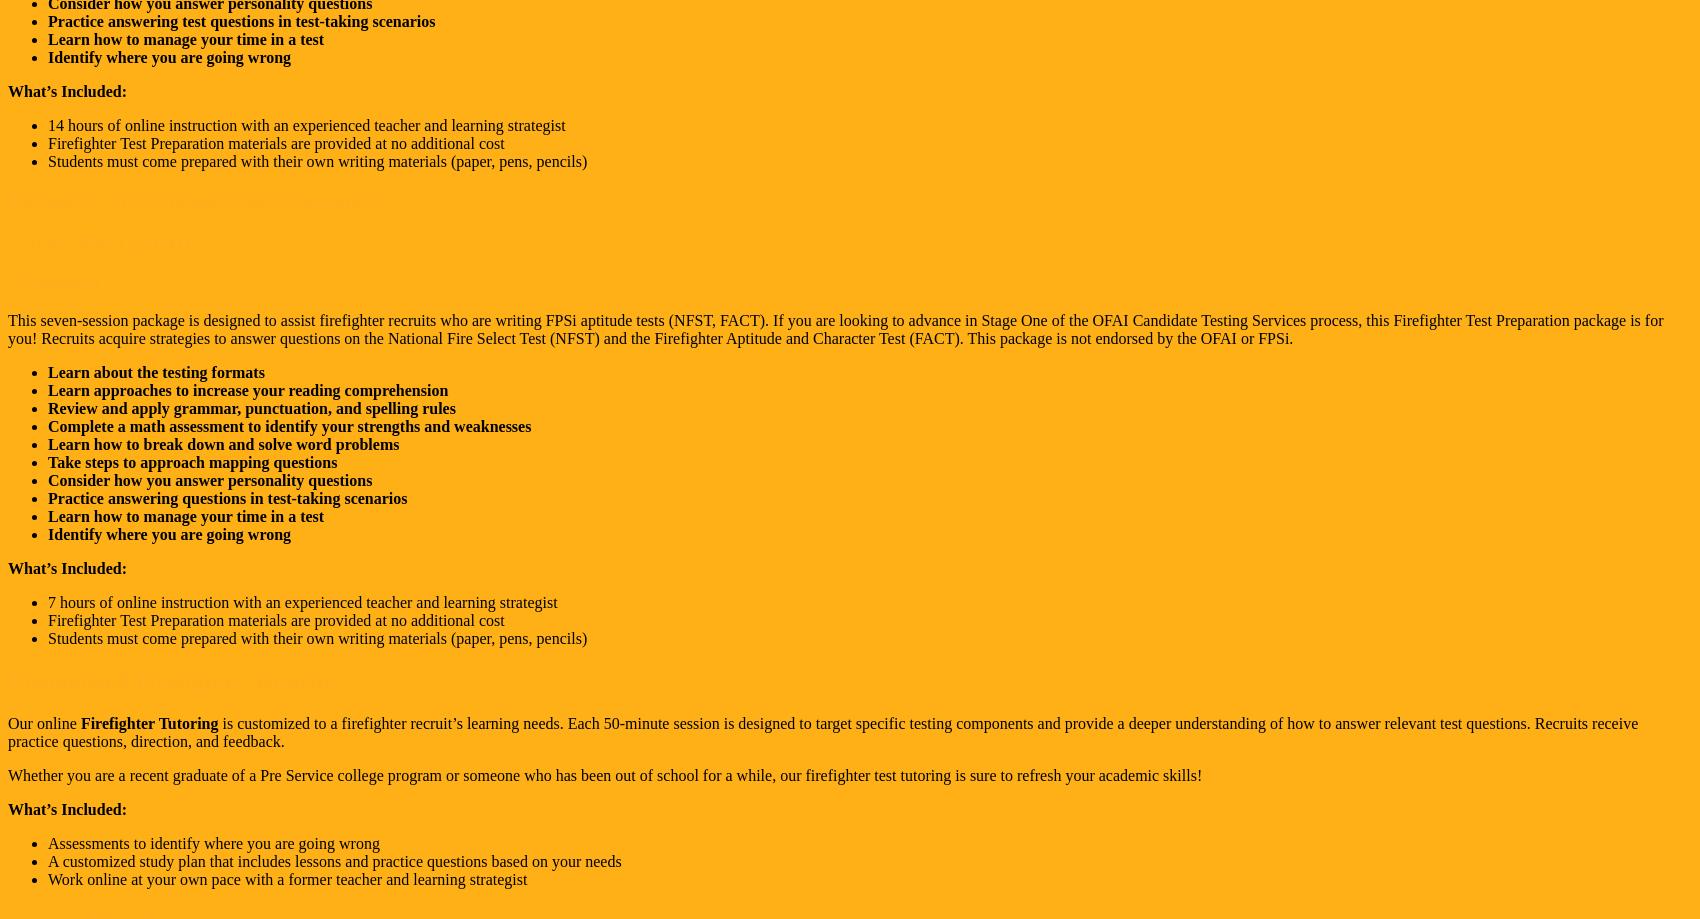 The width and height of the screenshot is (1700, 919). What do you see at coordinates (227, 497) in the screenshot?
I see `'Practice answering questions in test-taking scenarios'` at bounding box center [227, 497].